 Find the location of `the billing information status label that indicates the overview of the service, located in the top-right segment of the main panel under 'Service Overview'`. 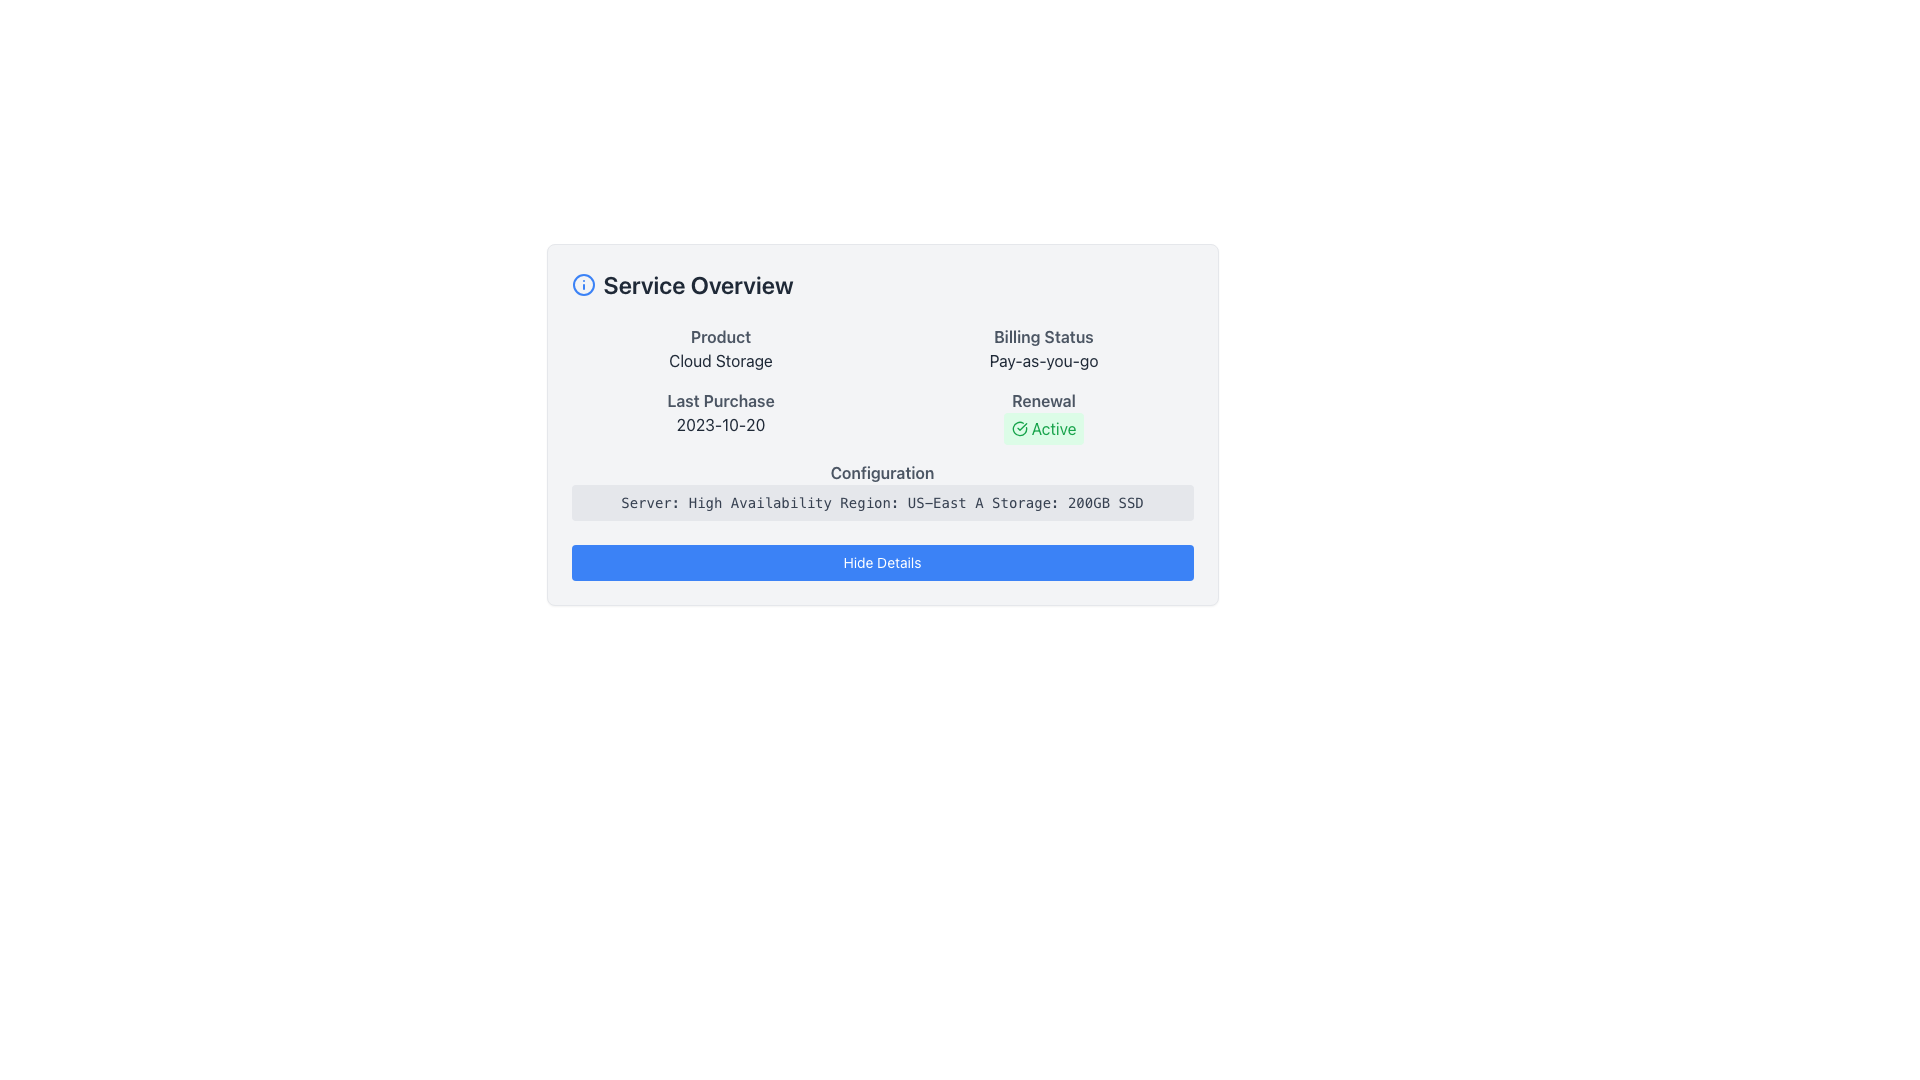

the billing information status label that indicates the overview of the service, located in the top-right segment of the main panel under 'Service Overview' is located at coordinates (1042, 335).